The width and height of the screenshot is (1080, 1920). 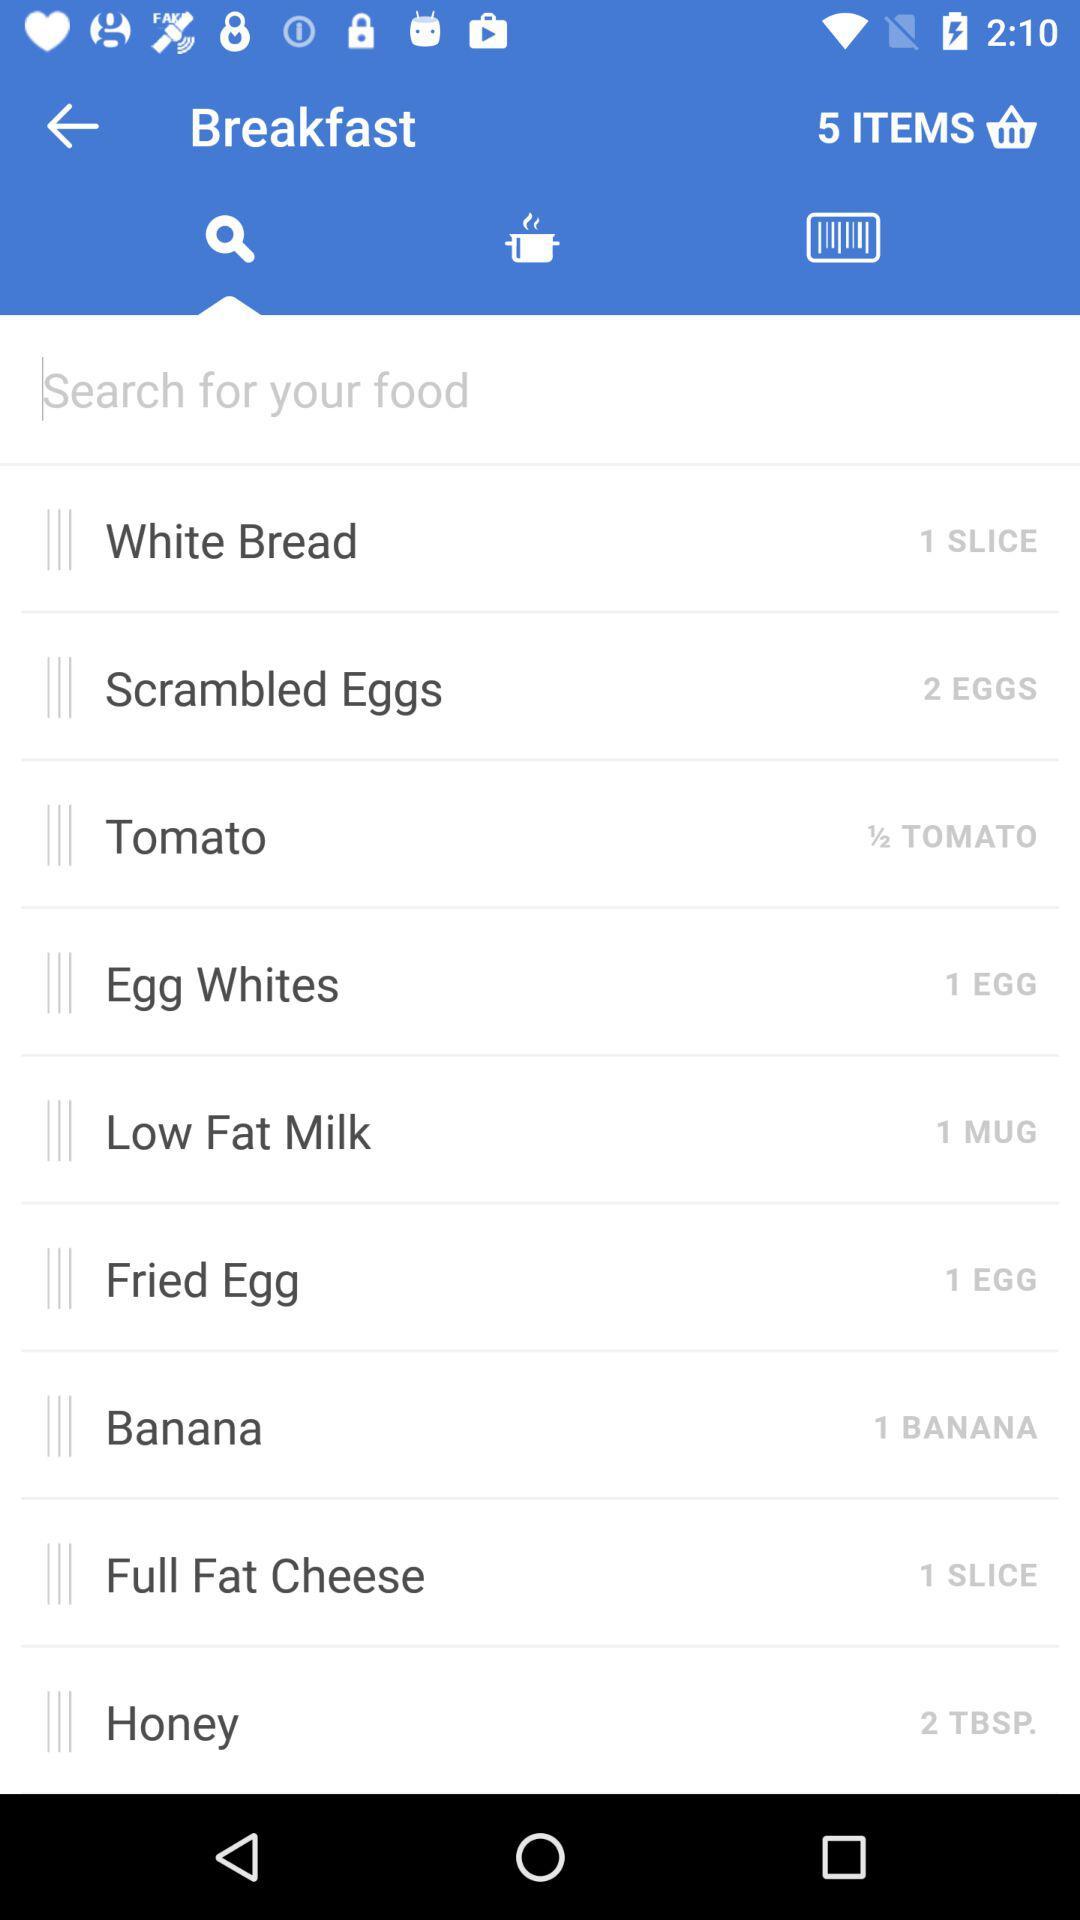 I want to click on item to the right of the scrambled eggs, so click(x=979, y=687).